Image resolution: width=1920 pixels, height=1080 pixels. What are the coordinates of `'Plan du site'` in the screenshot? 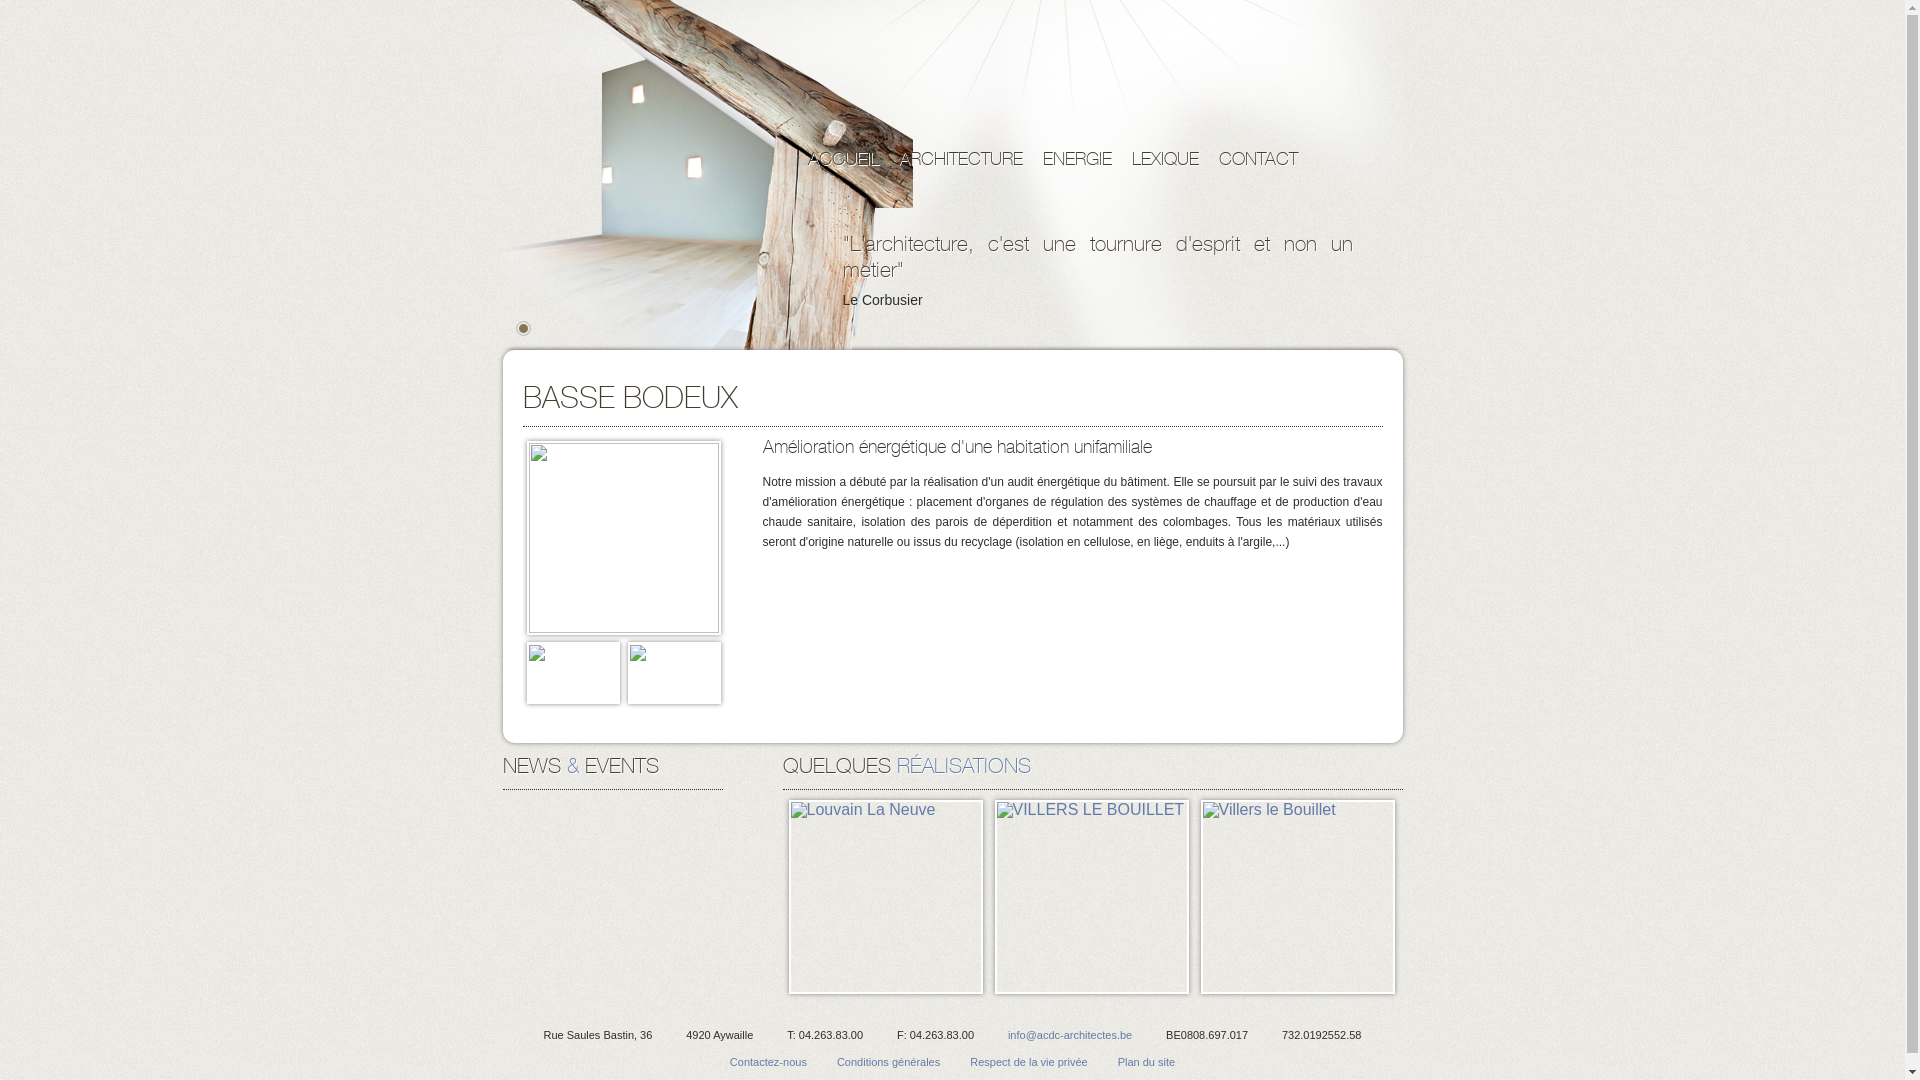 It's located at (1146, 1060).